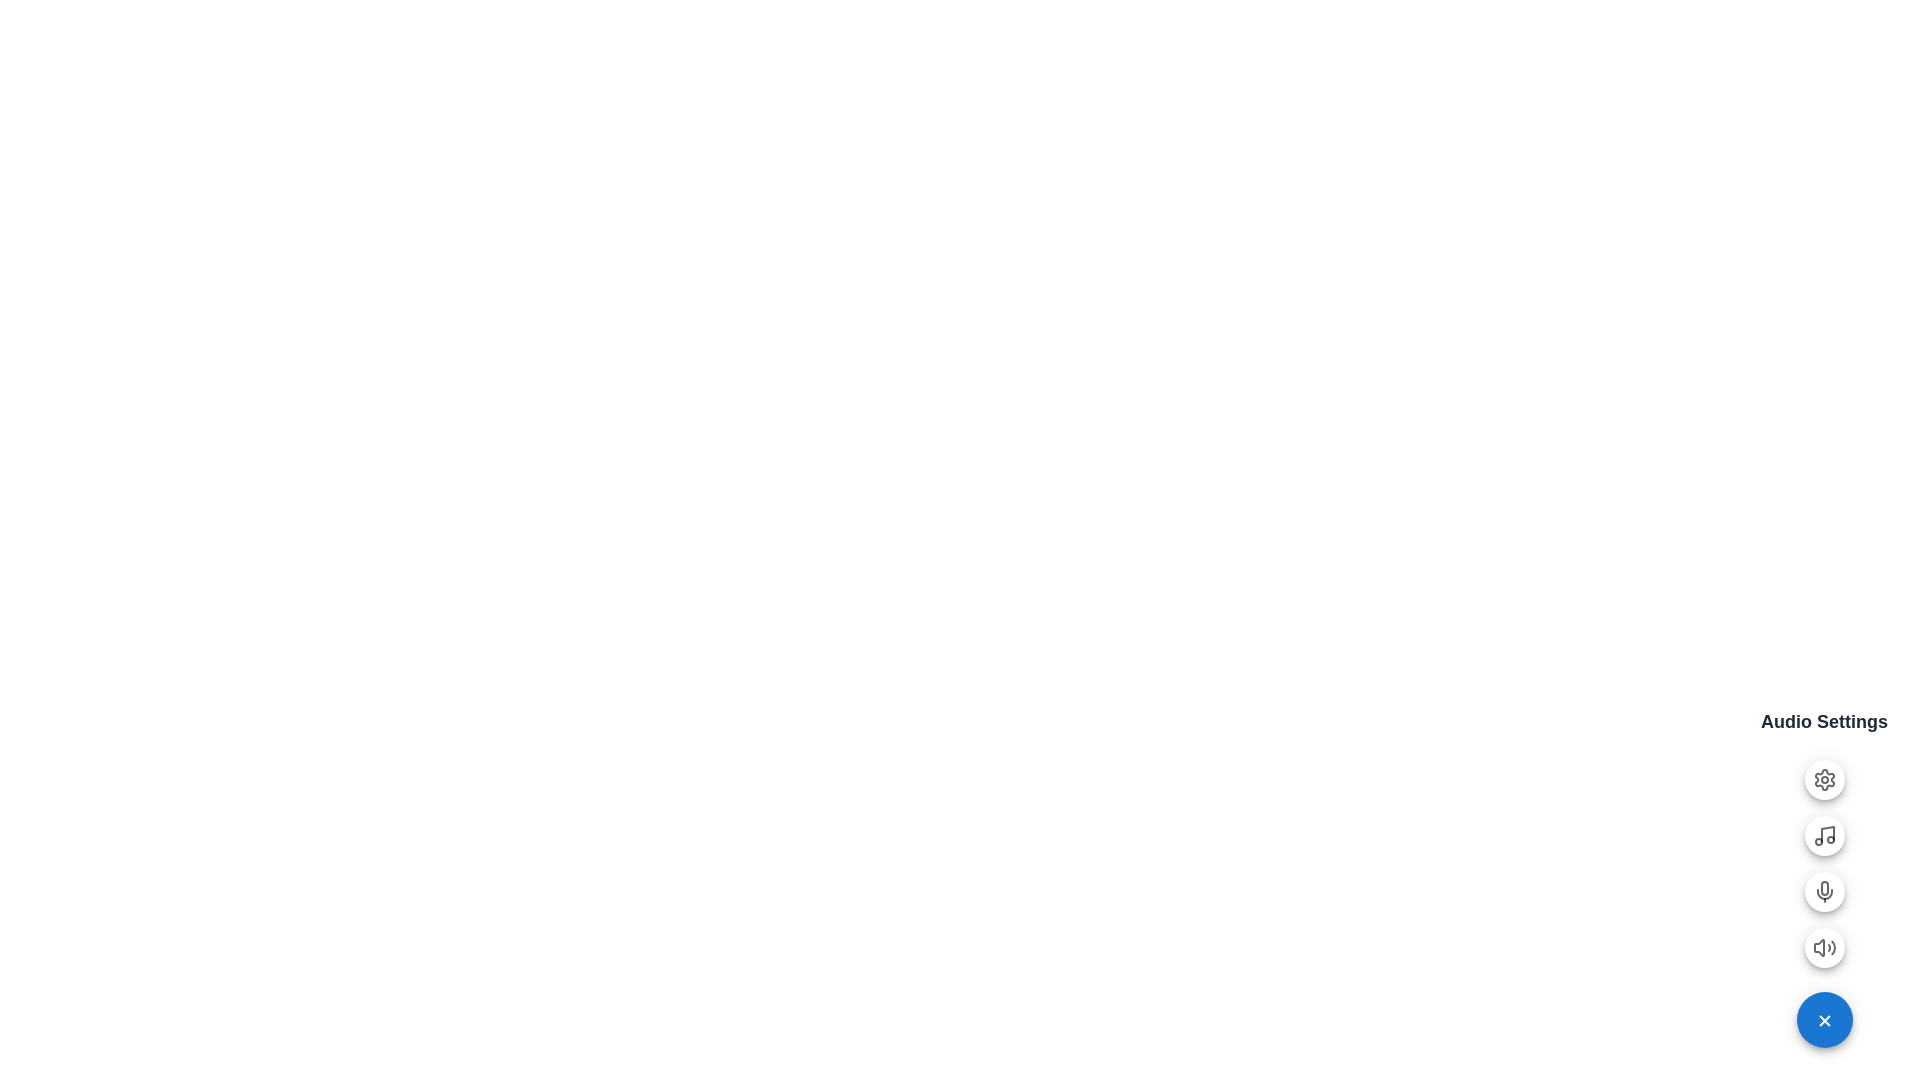 The width and height of the screenshot is (1920, 1080). What do you see at coordinates (1824, 890) in the screenshot?
I see `the microphone settings button, which is the third button from the top in a vertical stack located near the right edge of the interface` at bounding box center [1824, 890].